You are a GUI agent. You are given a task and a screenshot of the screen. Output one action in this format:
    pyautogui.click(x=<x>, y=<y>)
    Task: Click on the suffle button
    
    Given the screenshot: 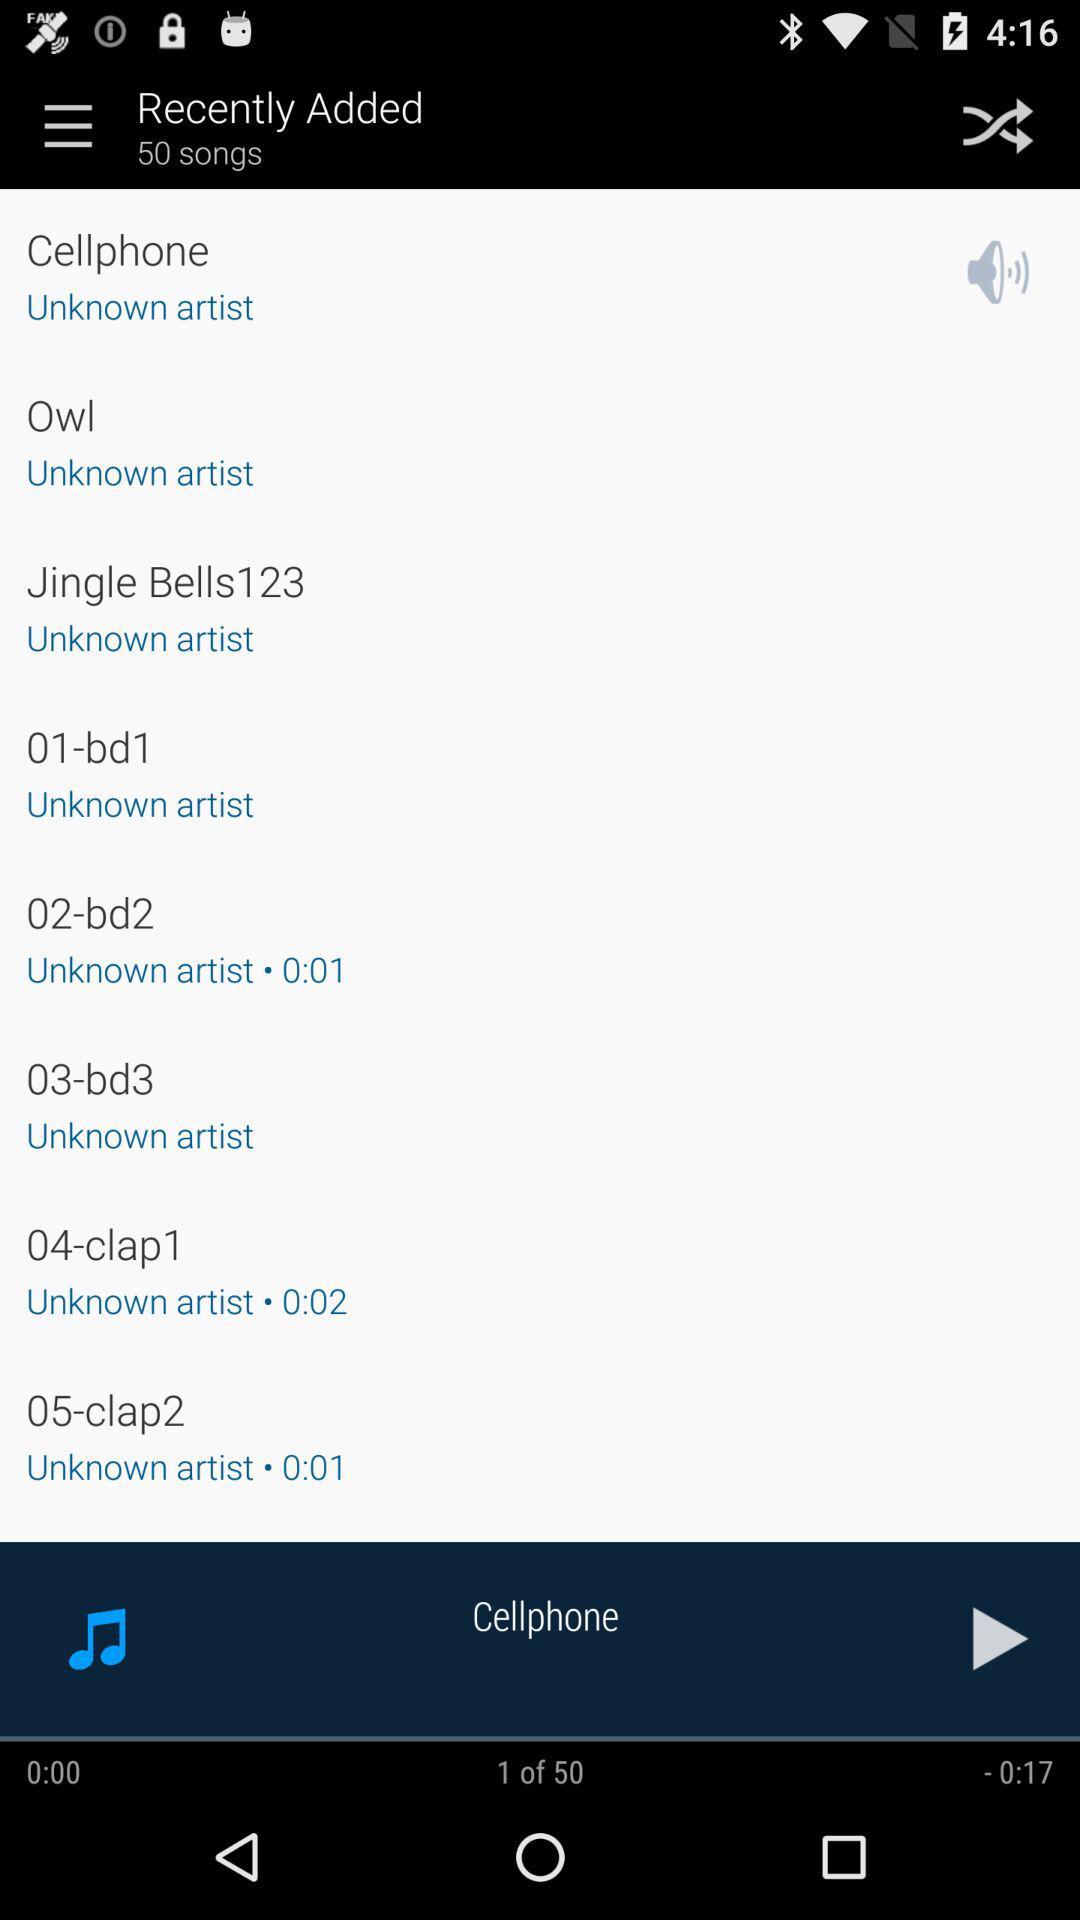 What is the action you would take?
    pyautogui.click(x=998, y=124)
    